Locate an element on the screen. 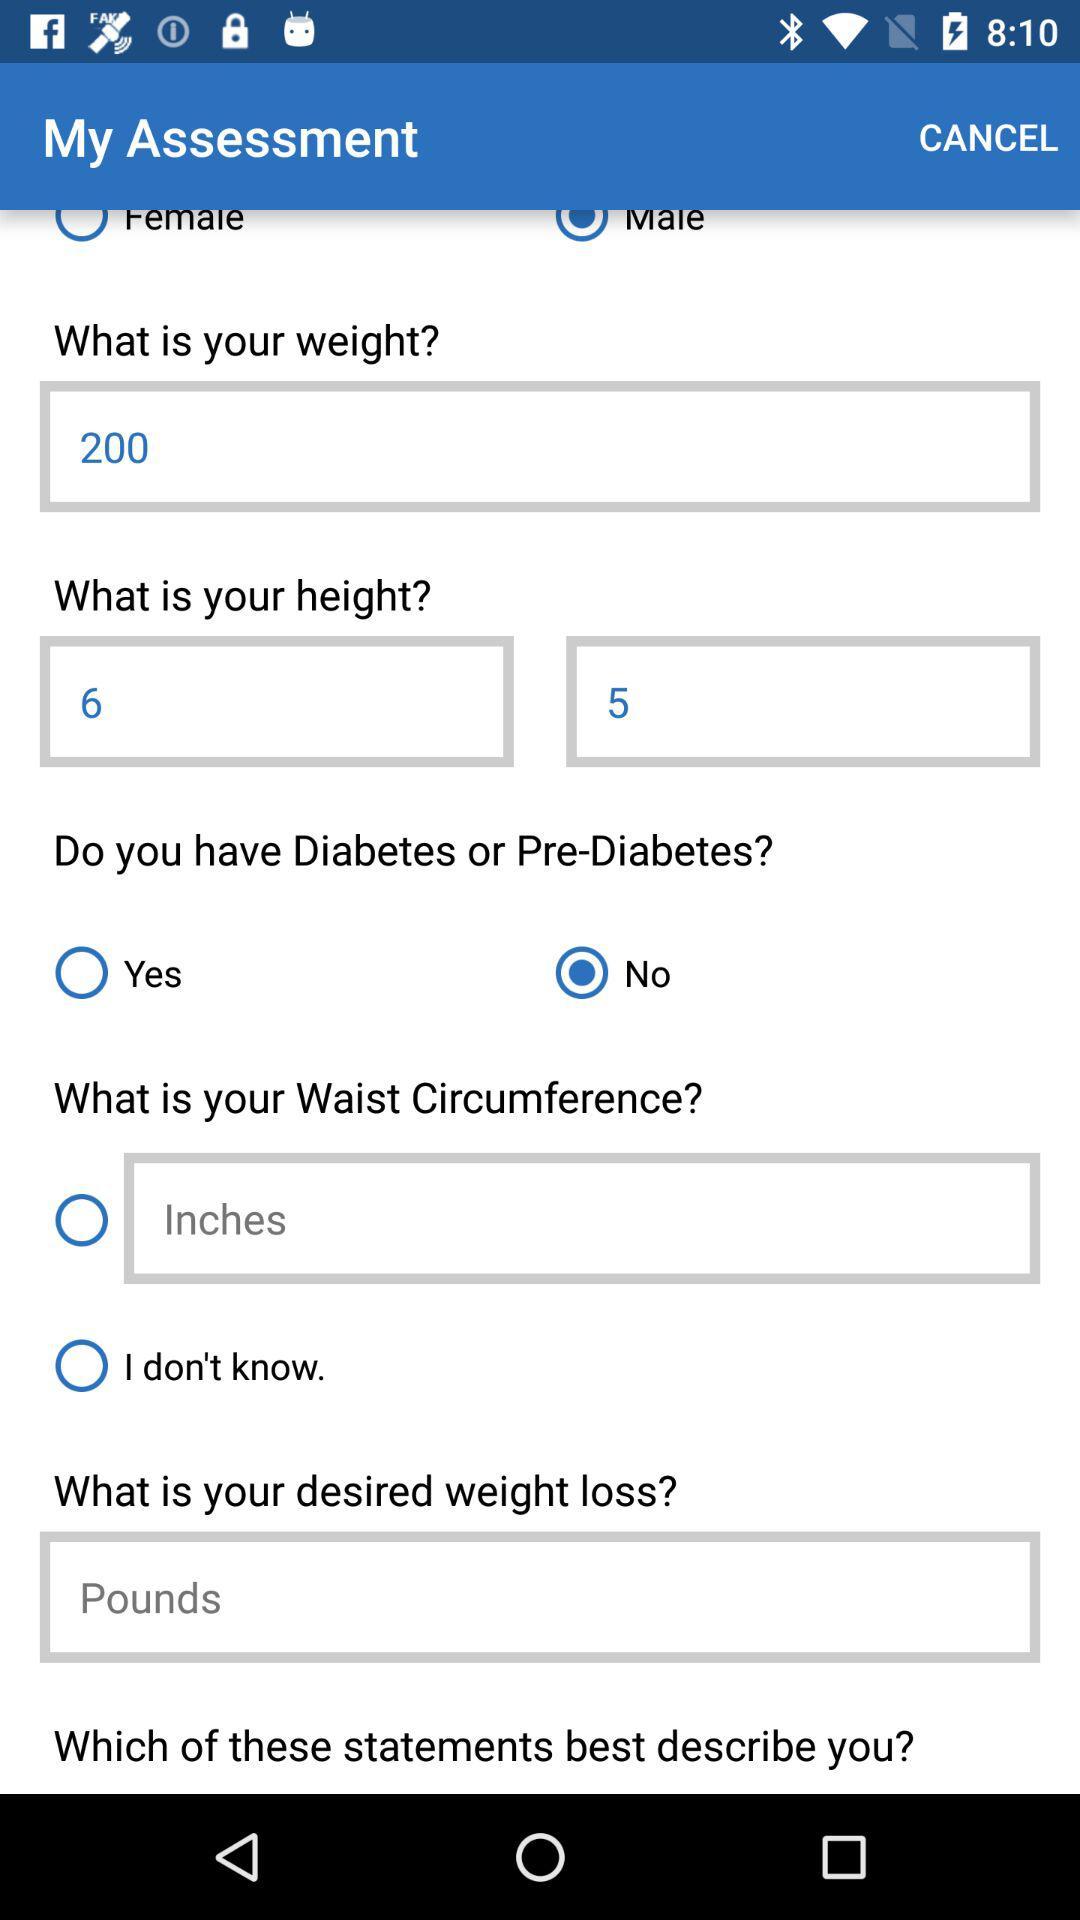  pick this to enter inches is located at coordinates (80, 1219).